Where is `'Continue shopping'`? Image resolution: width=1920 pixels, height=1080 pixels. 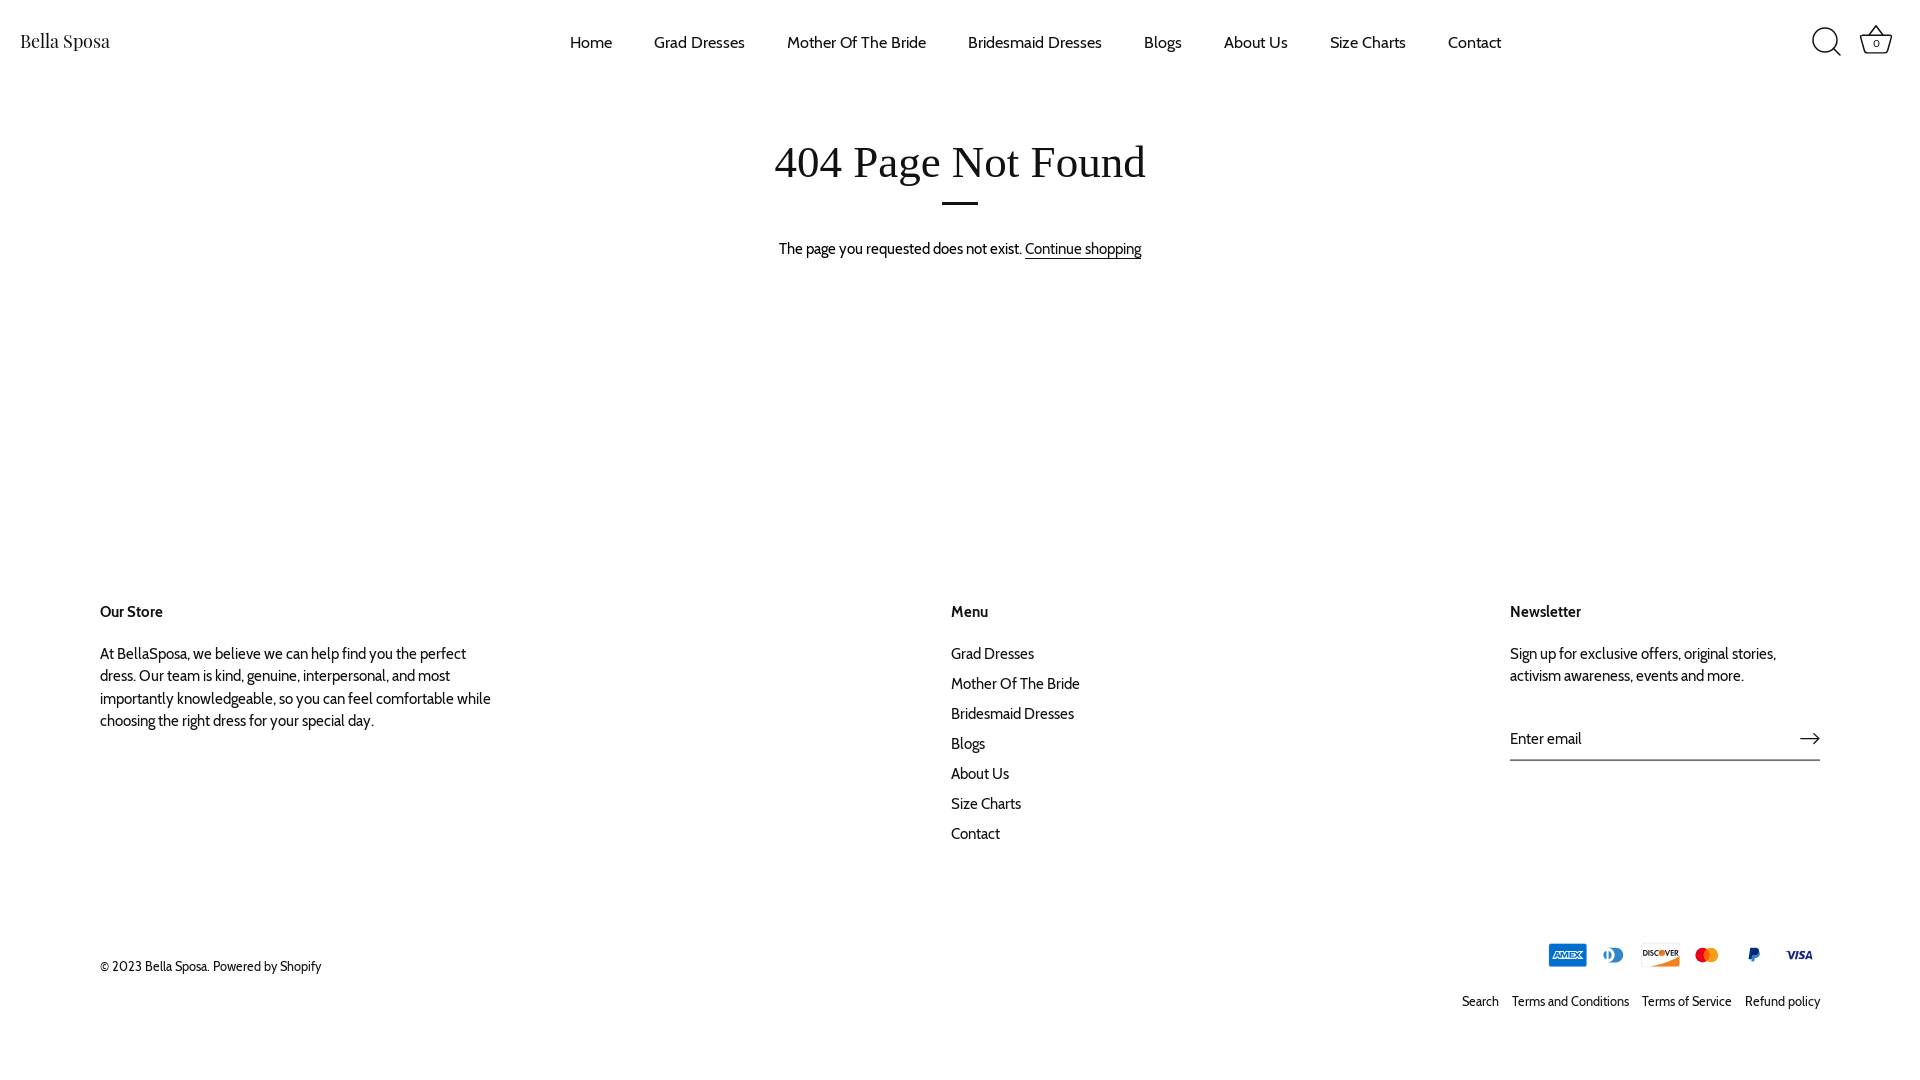 'Continue shopping' is located at coordinates (1025, 248).